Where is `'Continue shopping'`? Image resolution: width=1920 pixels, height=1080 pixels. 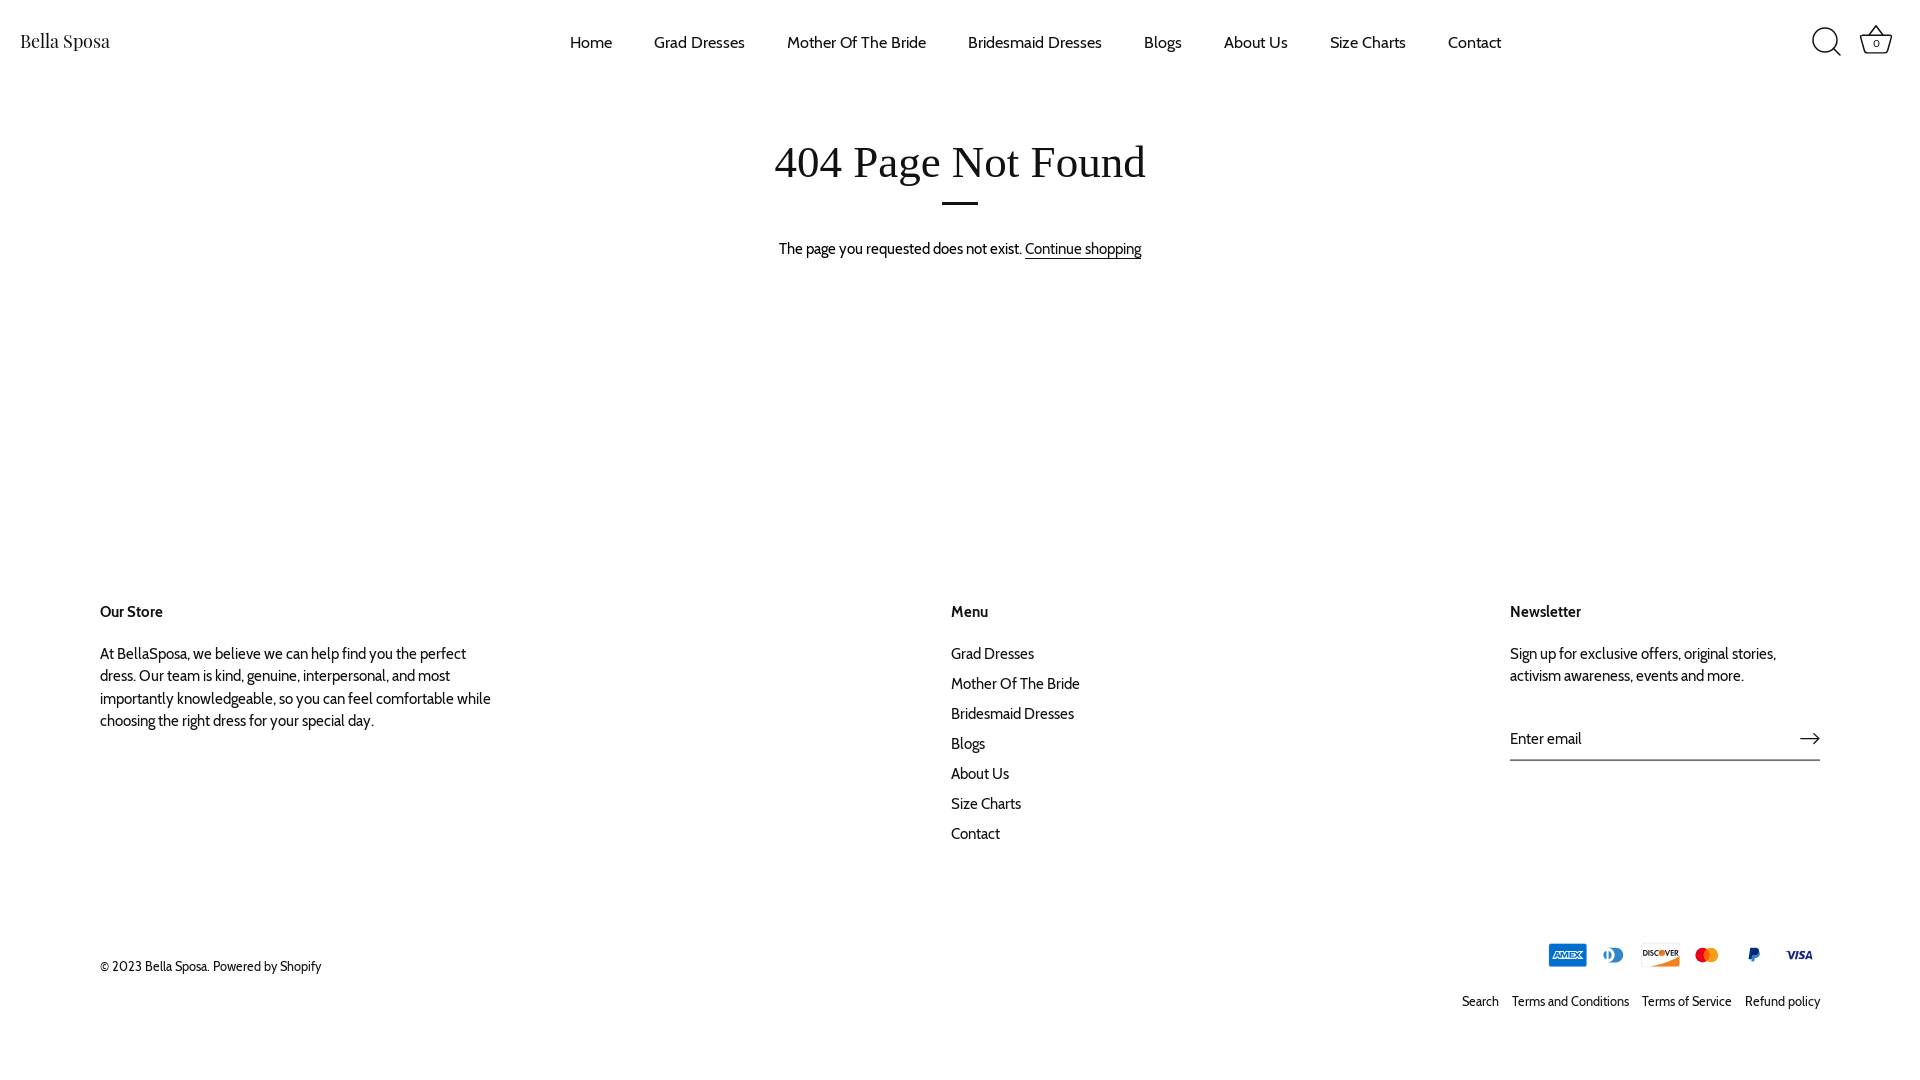 'Continue shopping' is located at coordinates (1025, 248).